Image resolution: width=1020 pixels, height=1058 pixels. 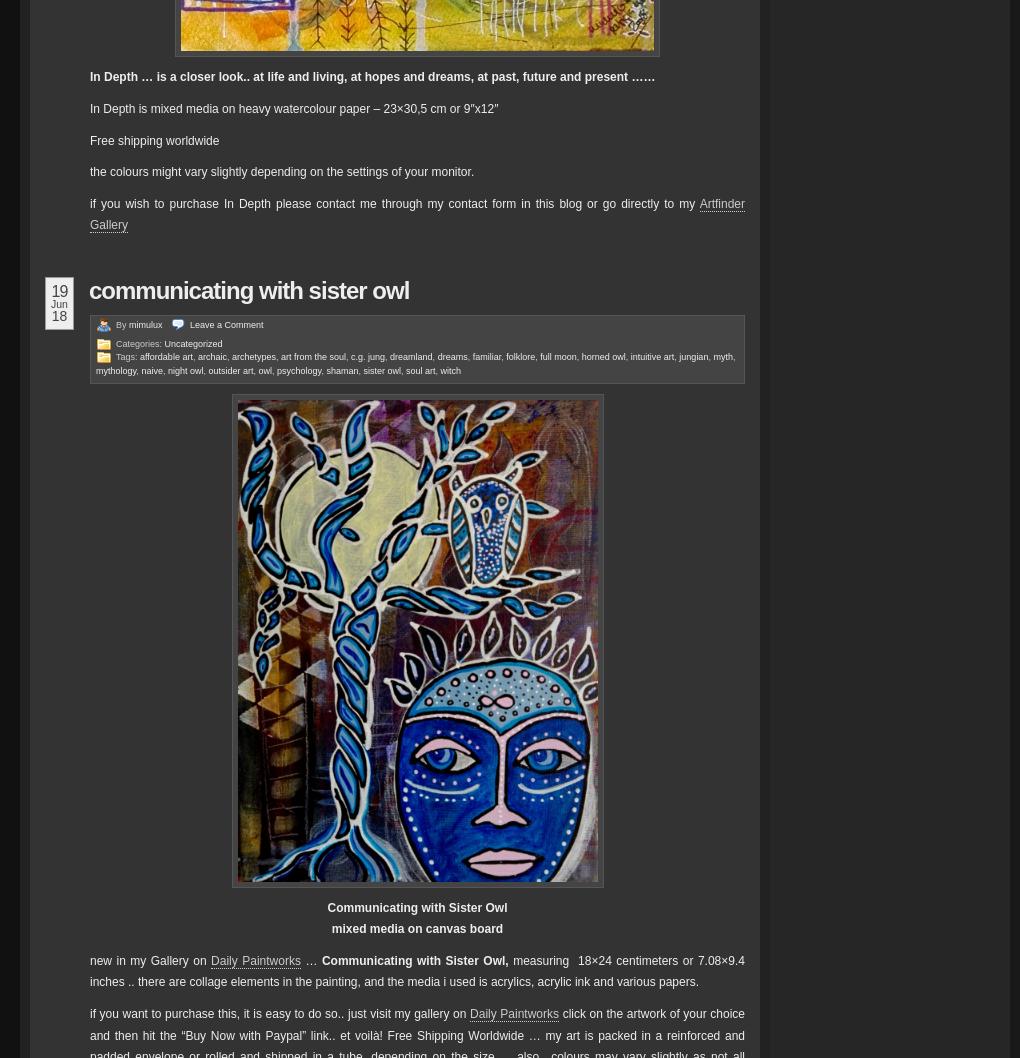 I want to click on 'archetypes', so click(x=252, y=356).